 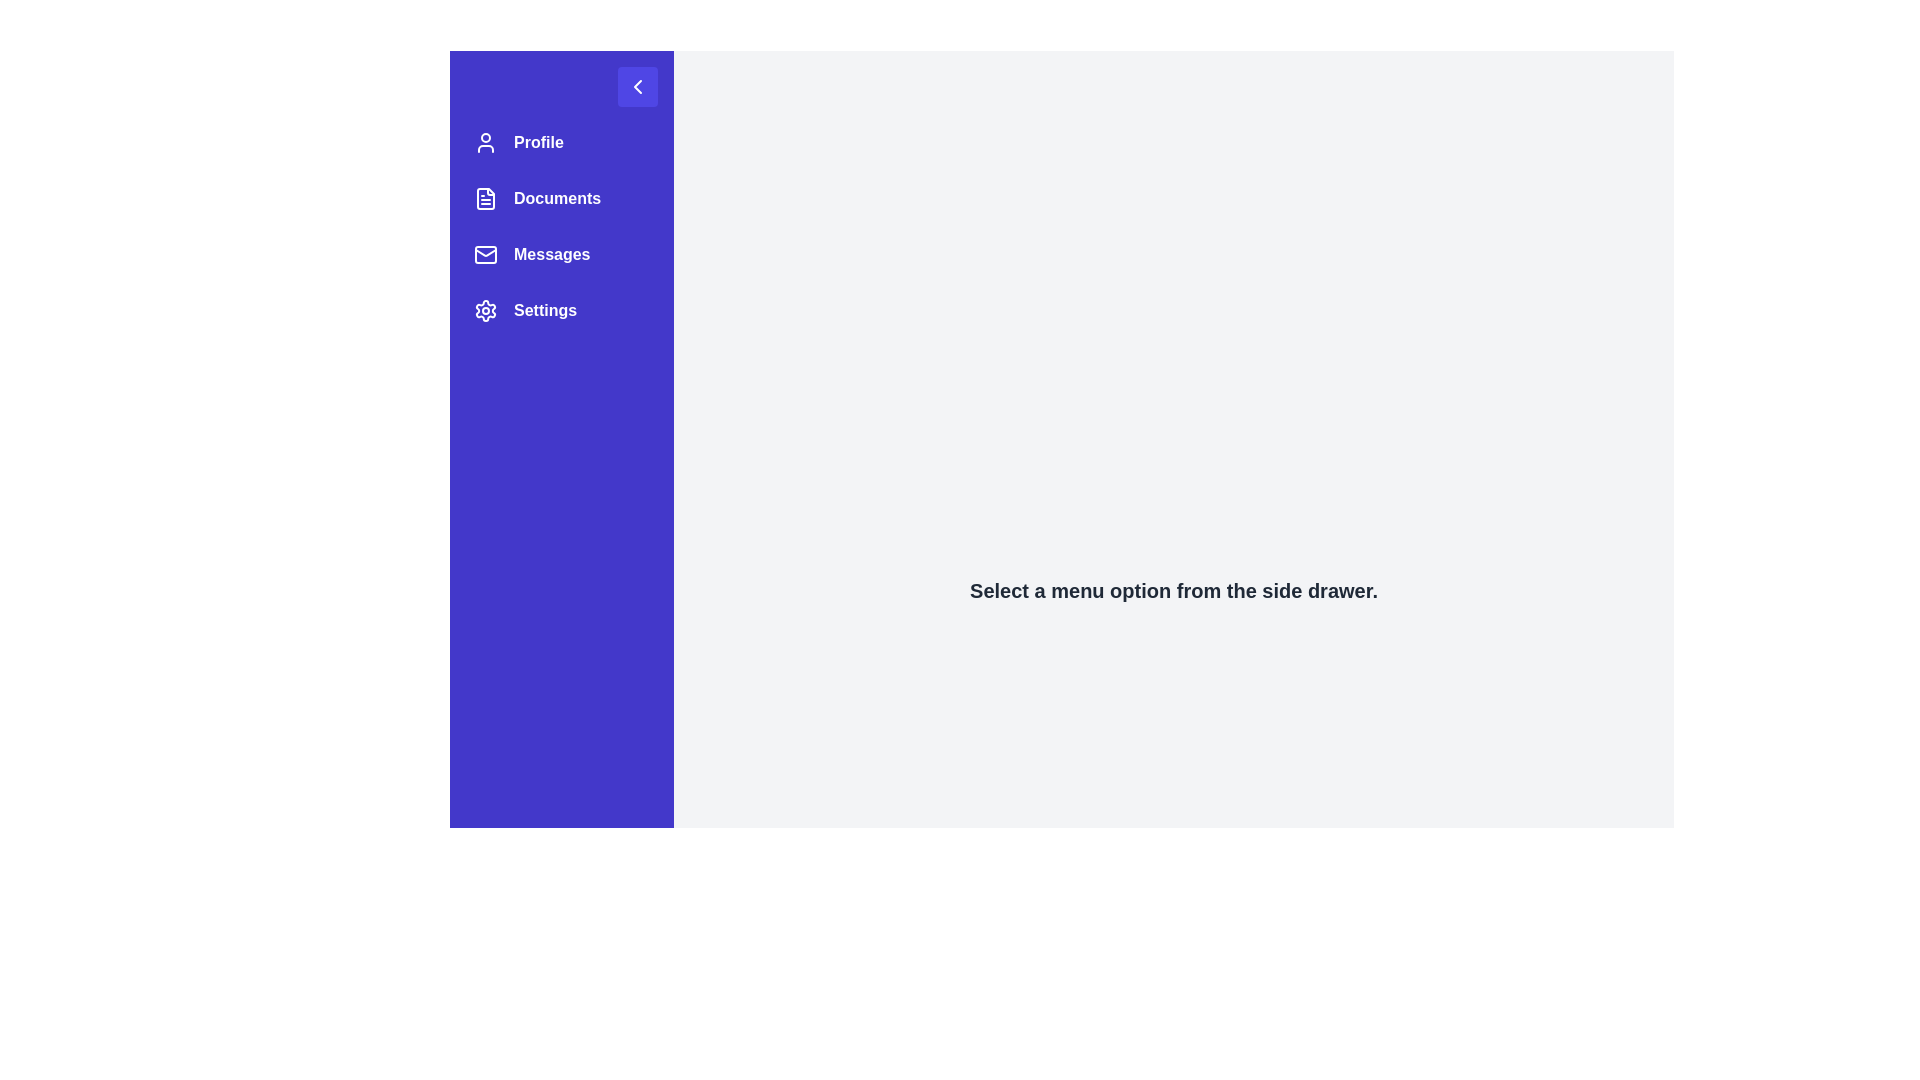 I want to click on the second item in the left navigation bar, so click(x=560, y=199).